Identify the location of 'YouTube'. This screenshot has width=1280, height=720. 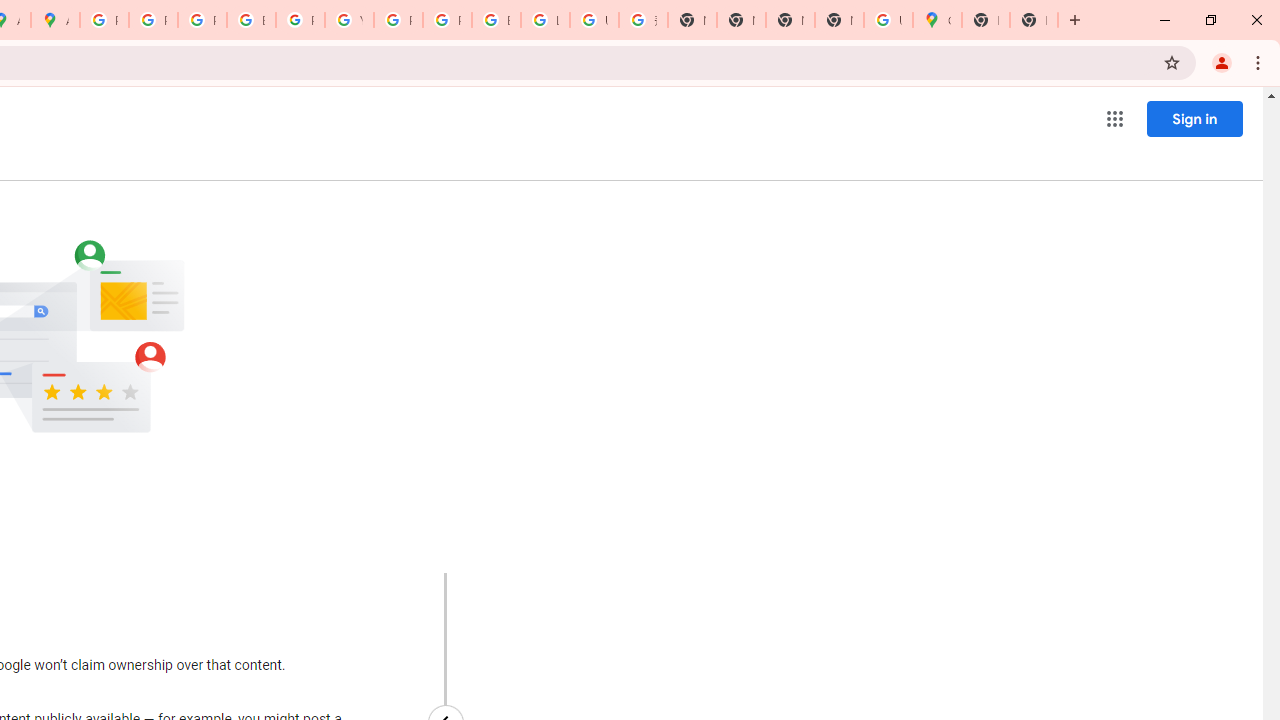
(349, 20).